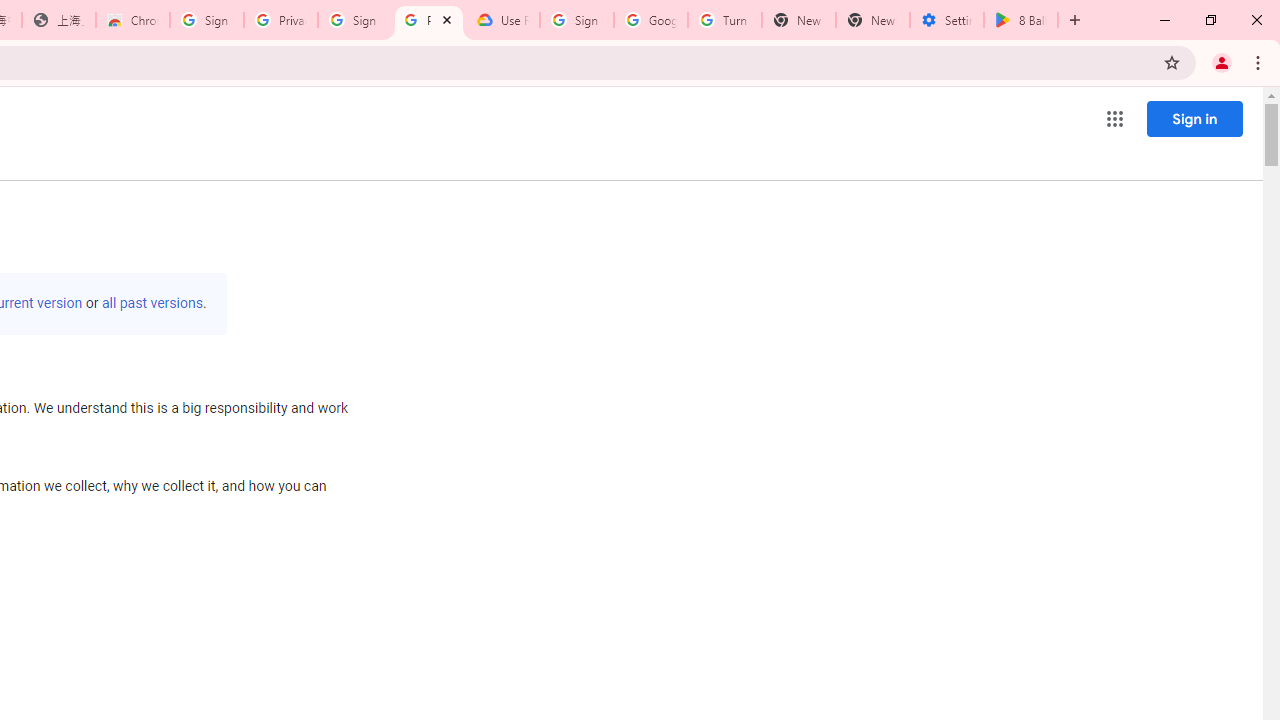  Describe the element at coordinates (1021, 20) in the screenshot. I see `'8 Ball Pool - Apps on Google Play'` at that location.